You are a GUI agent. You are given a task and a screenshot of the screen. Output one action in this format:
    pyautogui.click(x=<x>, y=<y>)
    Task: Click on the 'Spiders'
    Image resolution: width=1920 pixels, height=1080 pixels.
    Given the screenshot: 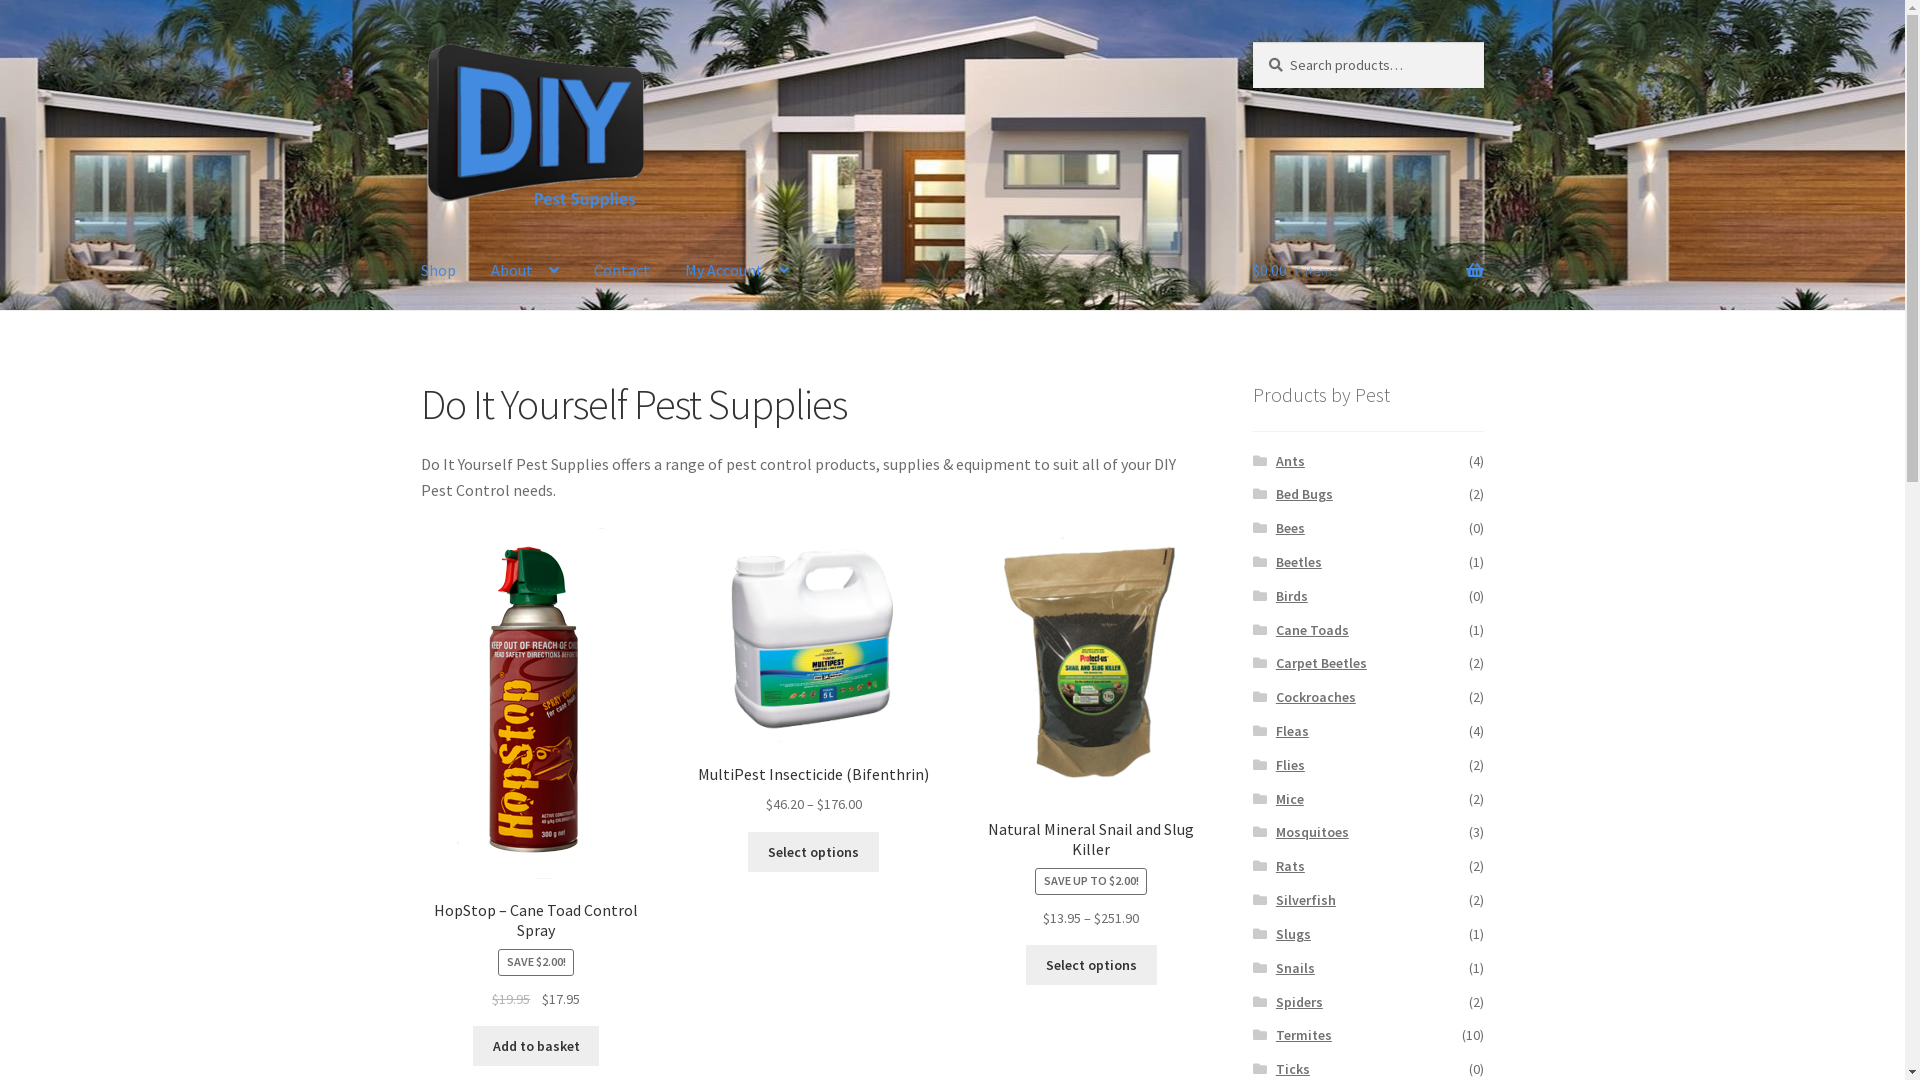 What is the action you would take?
    pyautogui.click(x=1299, y=1002)
    